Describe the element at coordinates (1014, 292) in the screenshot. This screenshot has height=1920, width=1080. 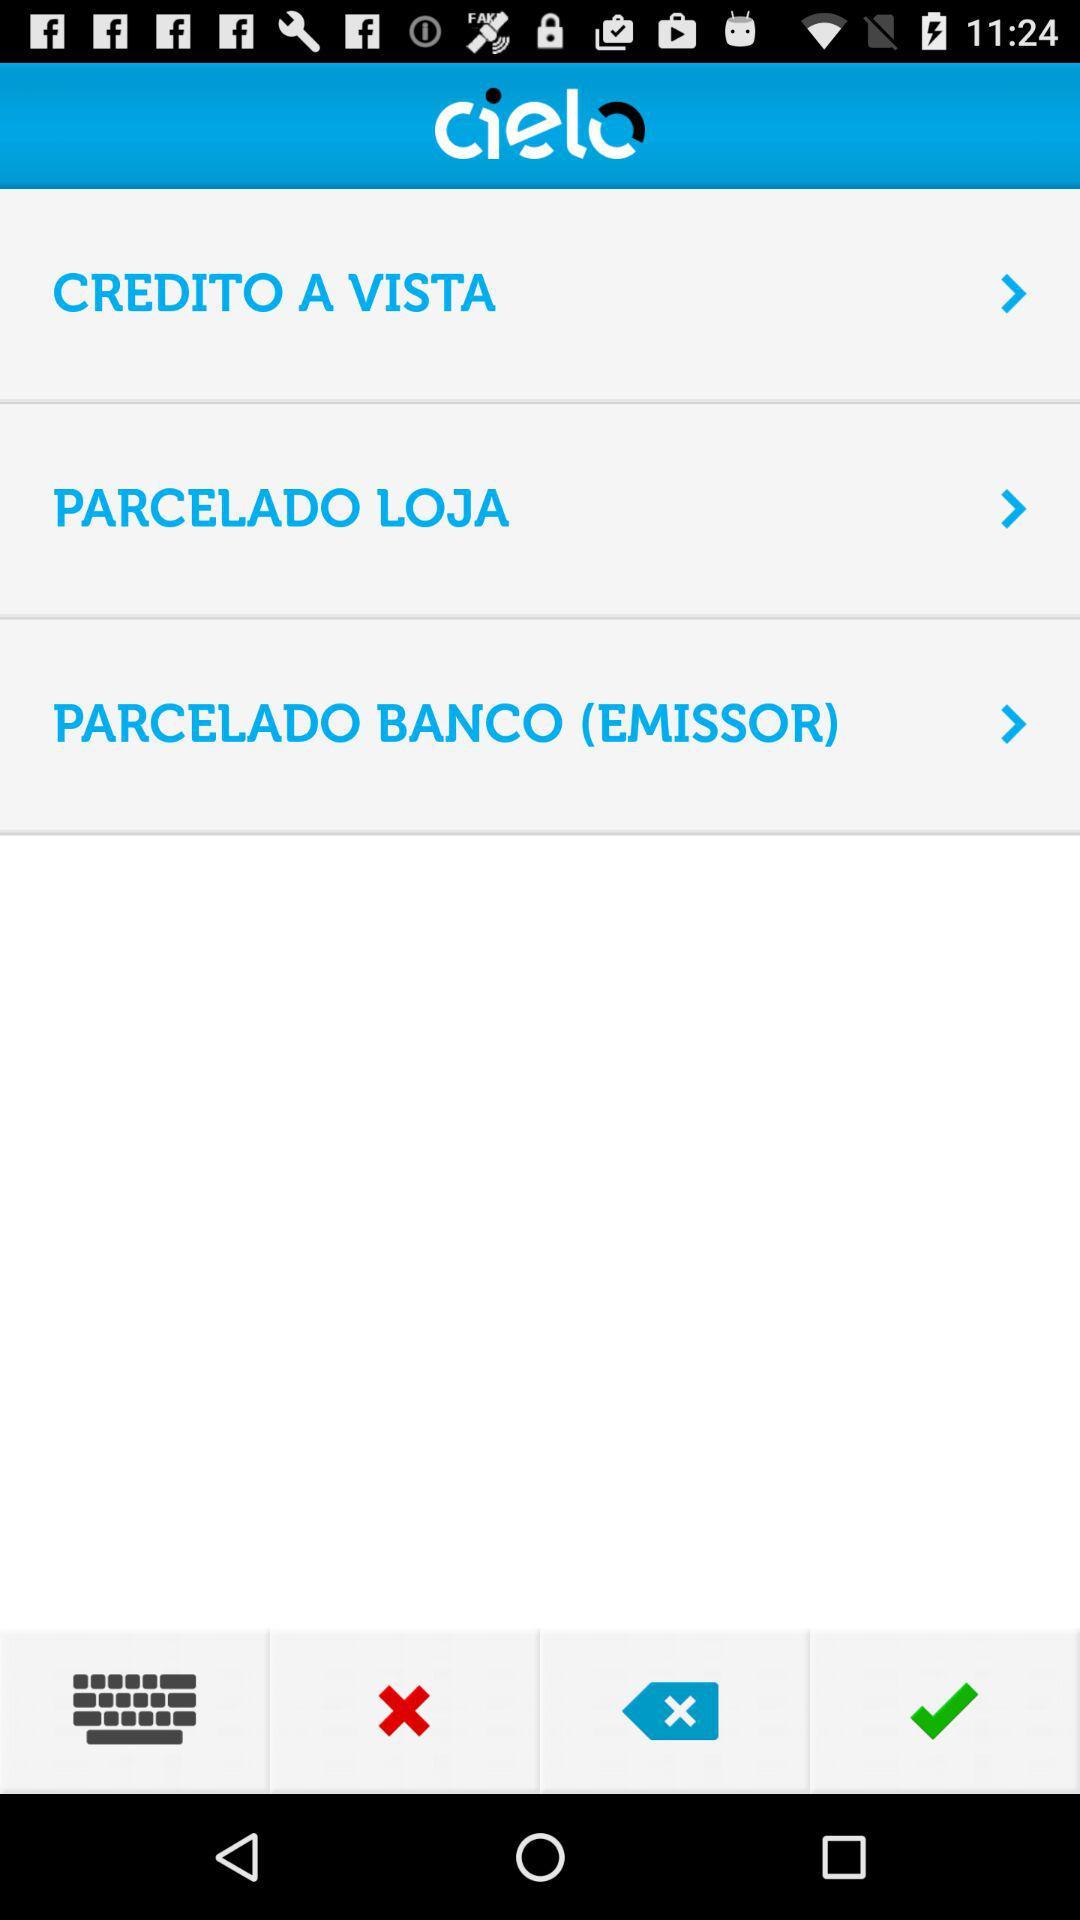
I see `the icon to the right of the credito a vista icon` at that location.